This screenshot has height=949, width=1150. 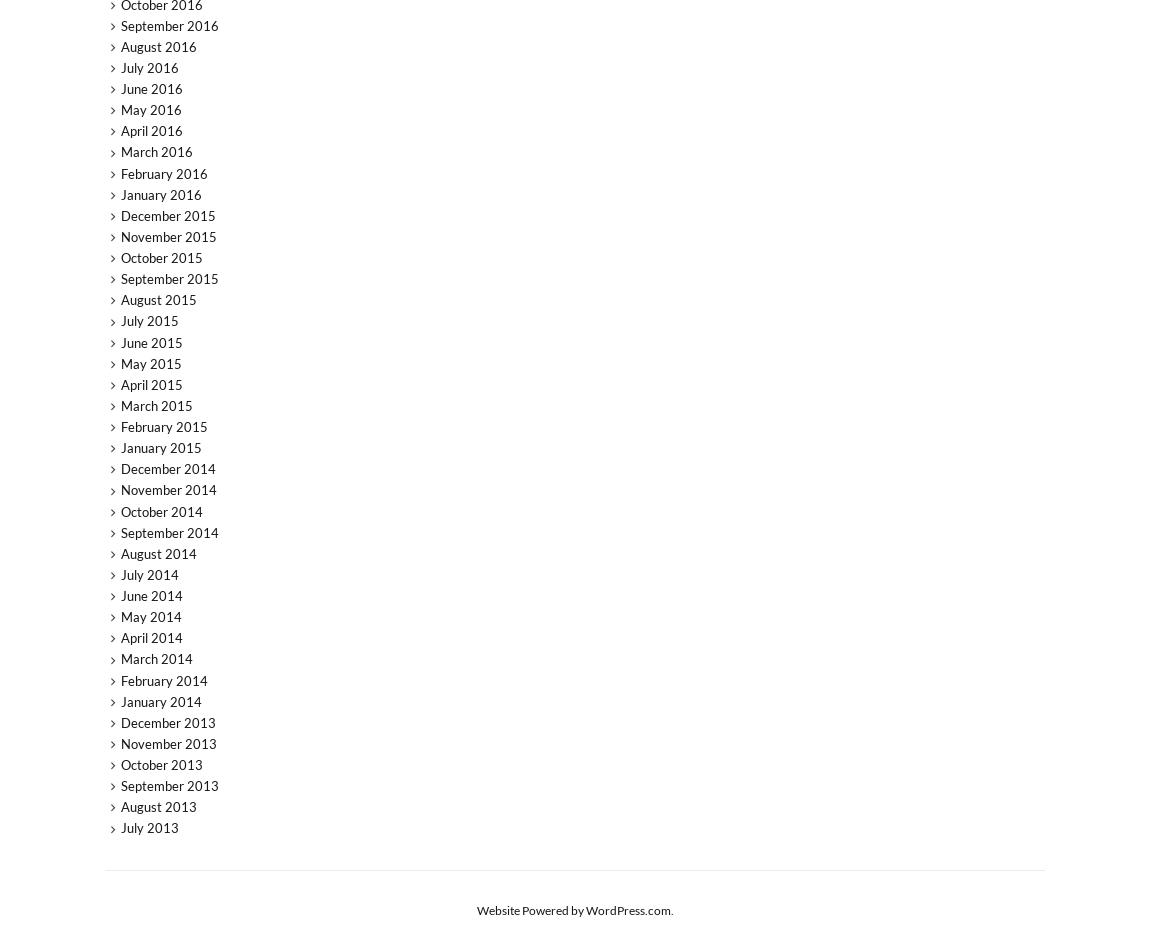 What do you see at coordinates (160, 510) in the screenshot?
I see `'October 2014'` at bounding box center [160, 510].